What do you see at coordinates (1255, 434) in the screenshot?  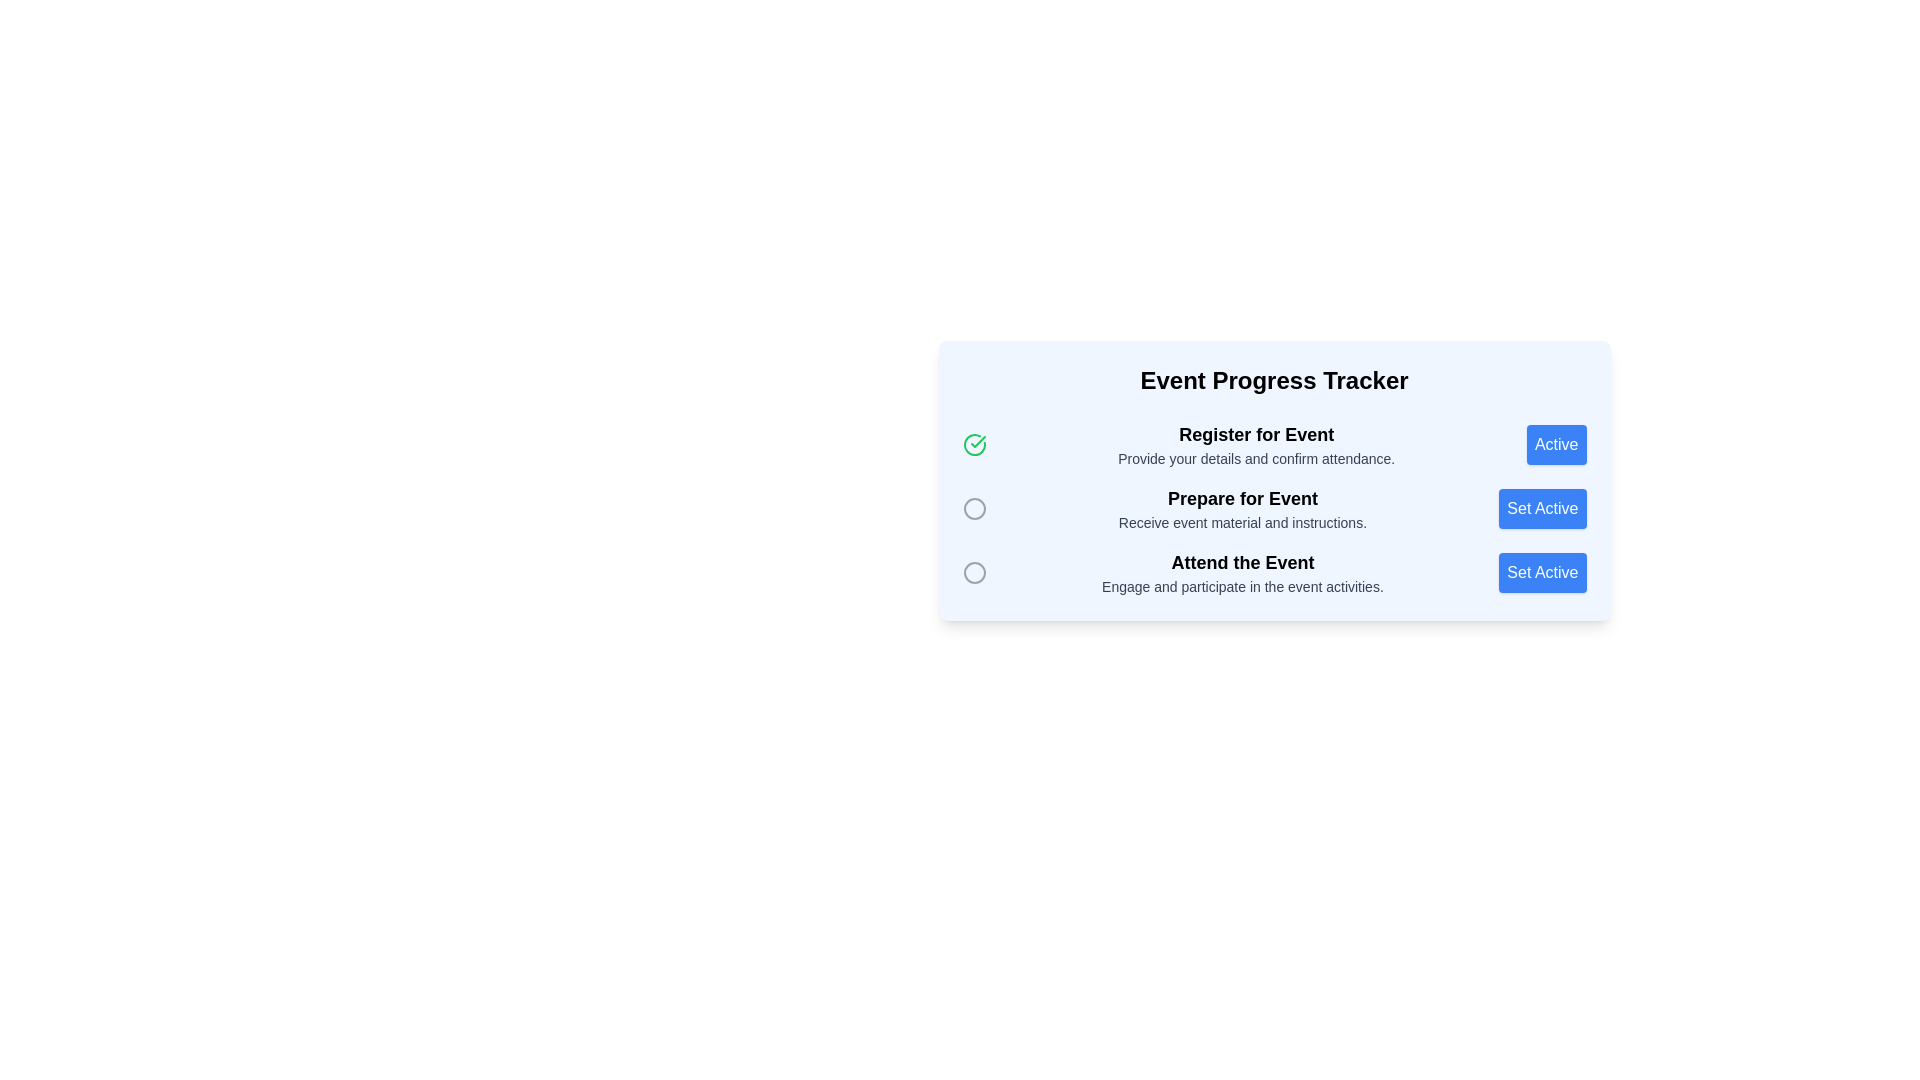 I see `the Text header that serves as a descriptive header for the section, positioned near the top-left corner and centrally aligned within its list-like structure` at bounding box center [1255, 434].